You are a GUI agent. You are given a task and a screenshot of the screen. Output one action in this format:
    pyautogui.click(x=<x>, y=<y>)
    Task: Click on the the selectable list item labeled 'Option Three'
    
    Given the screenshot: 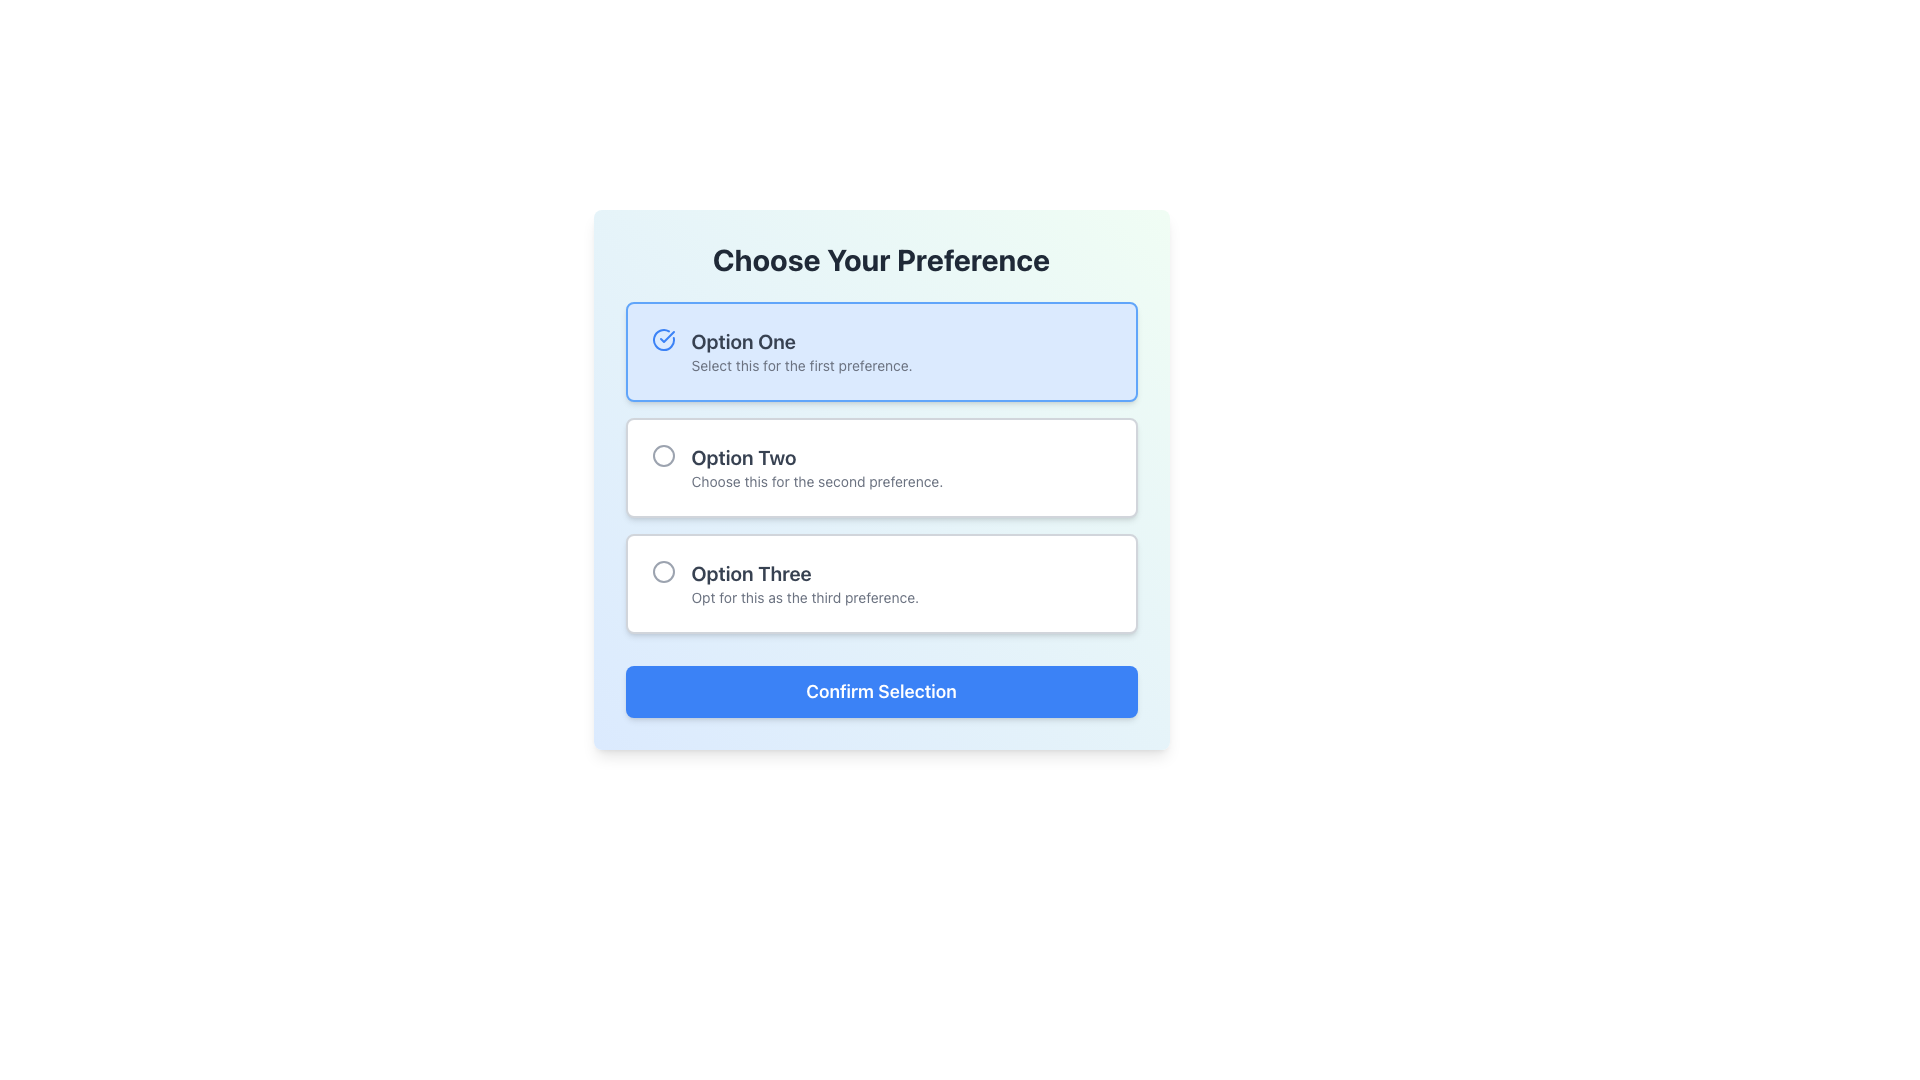 What is the action you would take?
    pyautogui.click(x=880, y=583)
    